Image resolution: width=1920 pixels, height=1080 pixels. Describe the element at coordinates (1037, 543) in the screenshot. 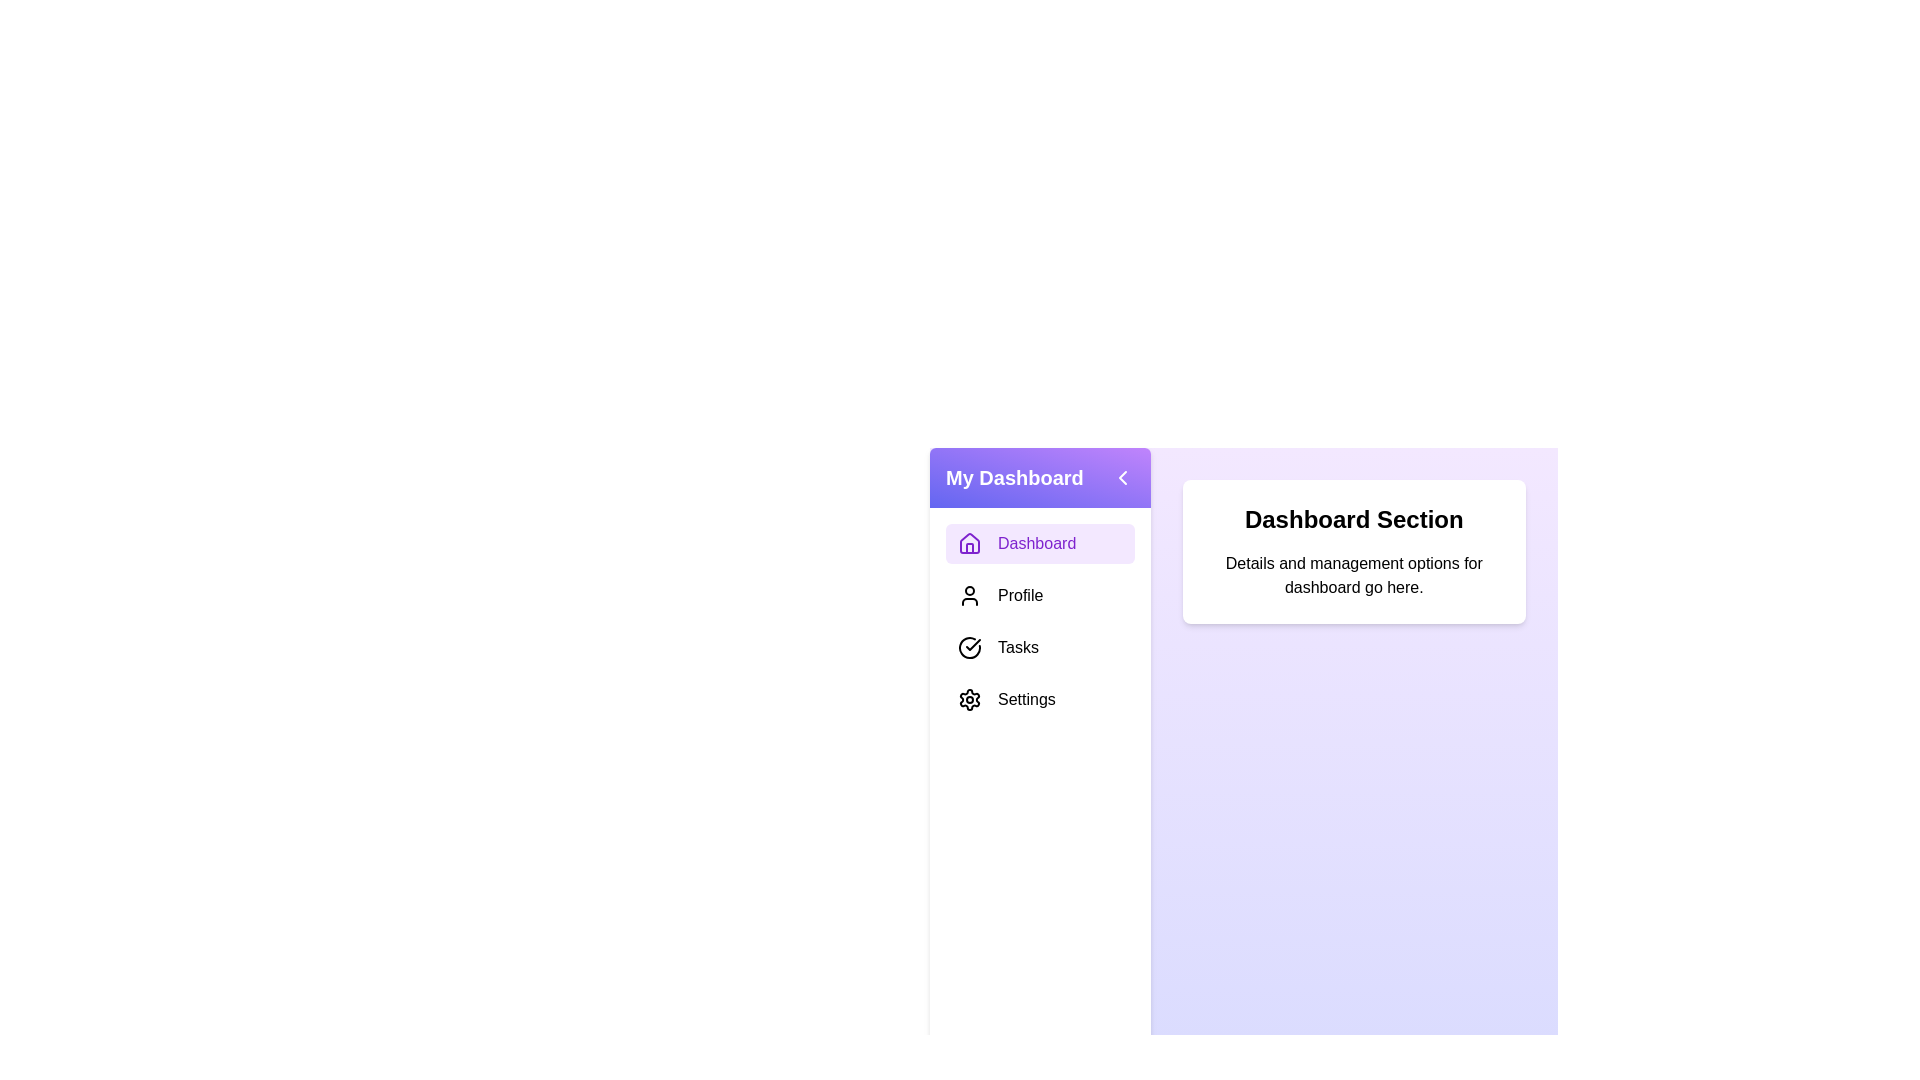

I see `the 'Dashboard' text label located in the left sidebar` at that location.